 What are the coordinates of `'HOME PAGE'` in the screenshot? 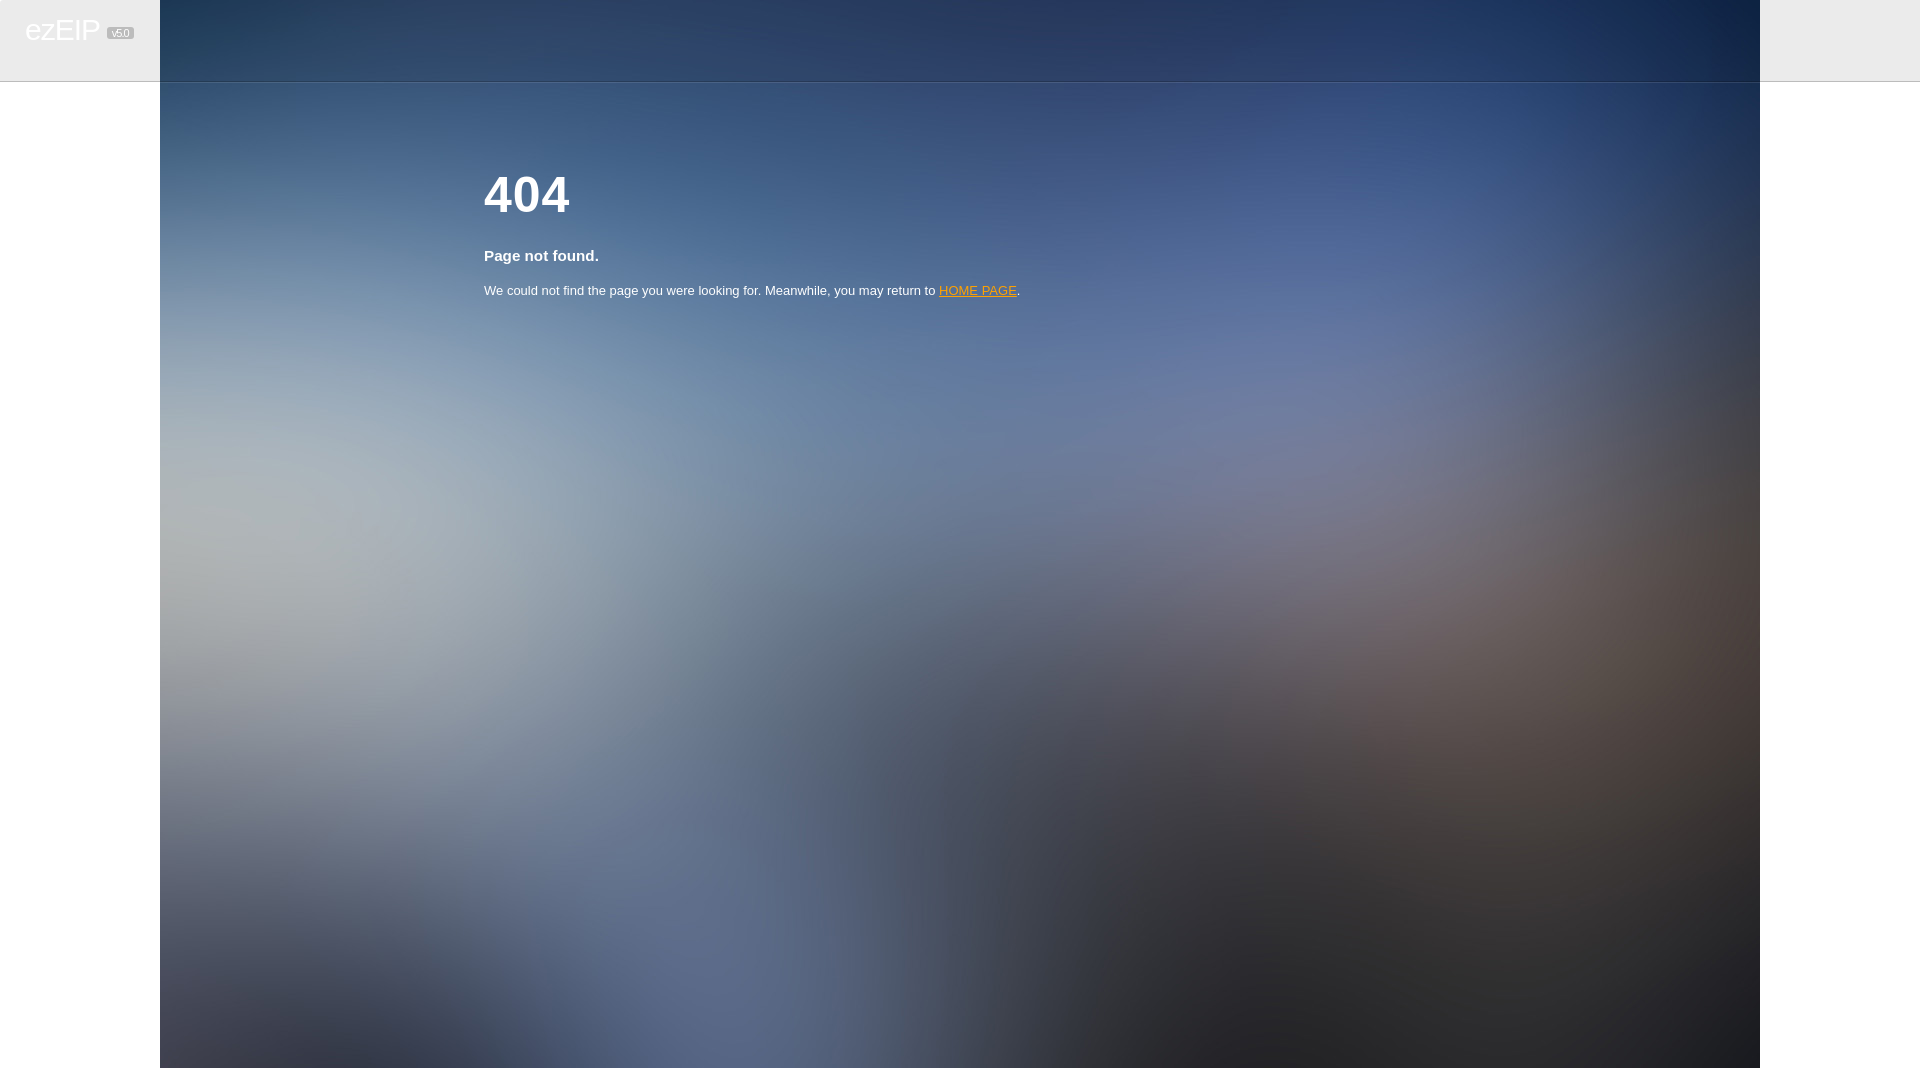 It's located at (978, 290).